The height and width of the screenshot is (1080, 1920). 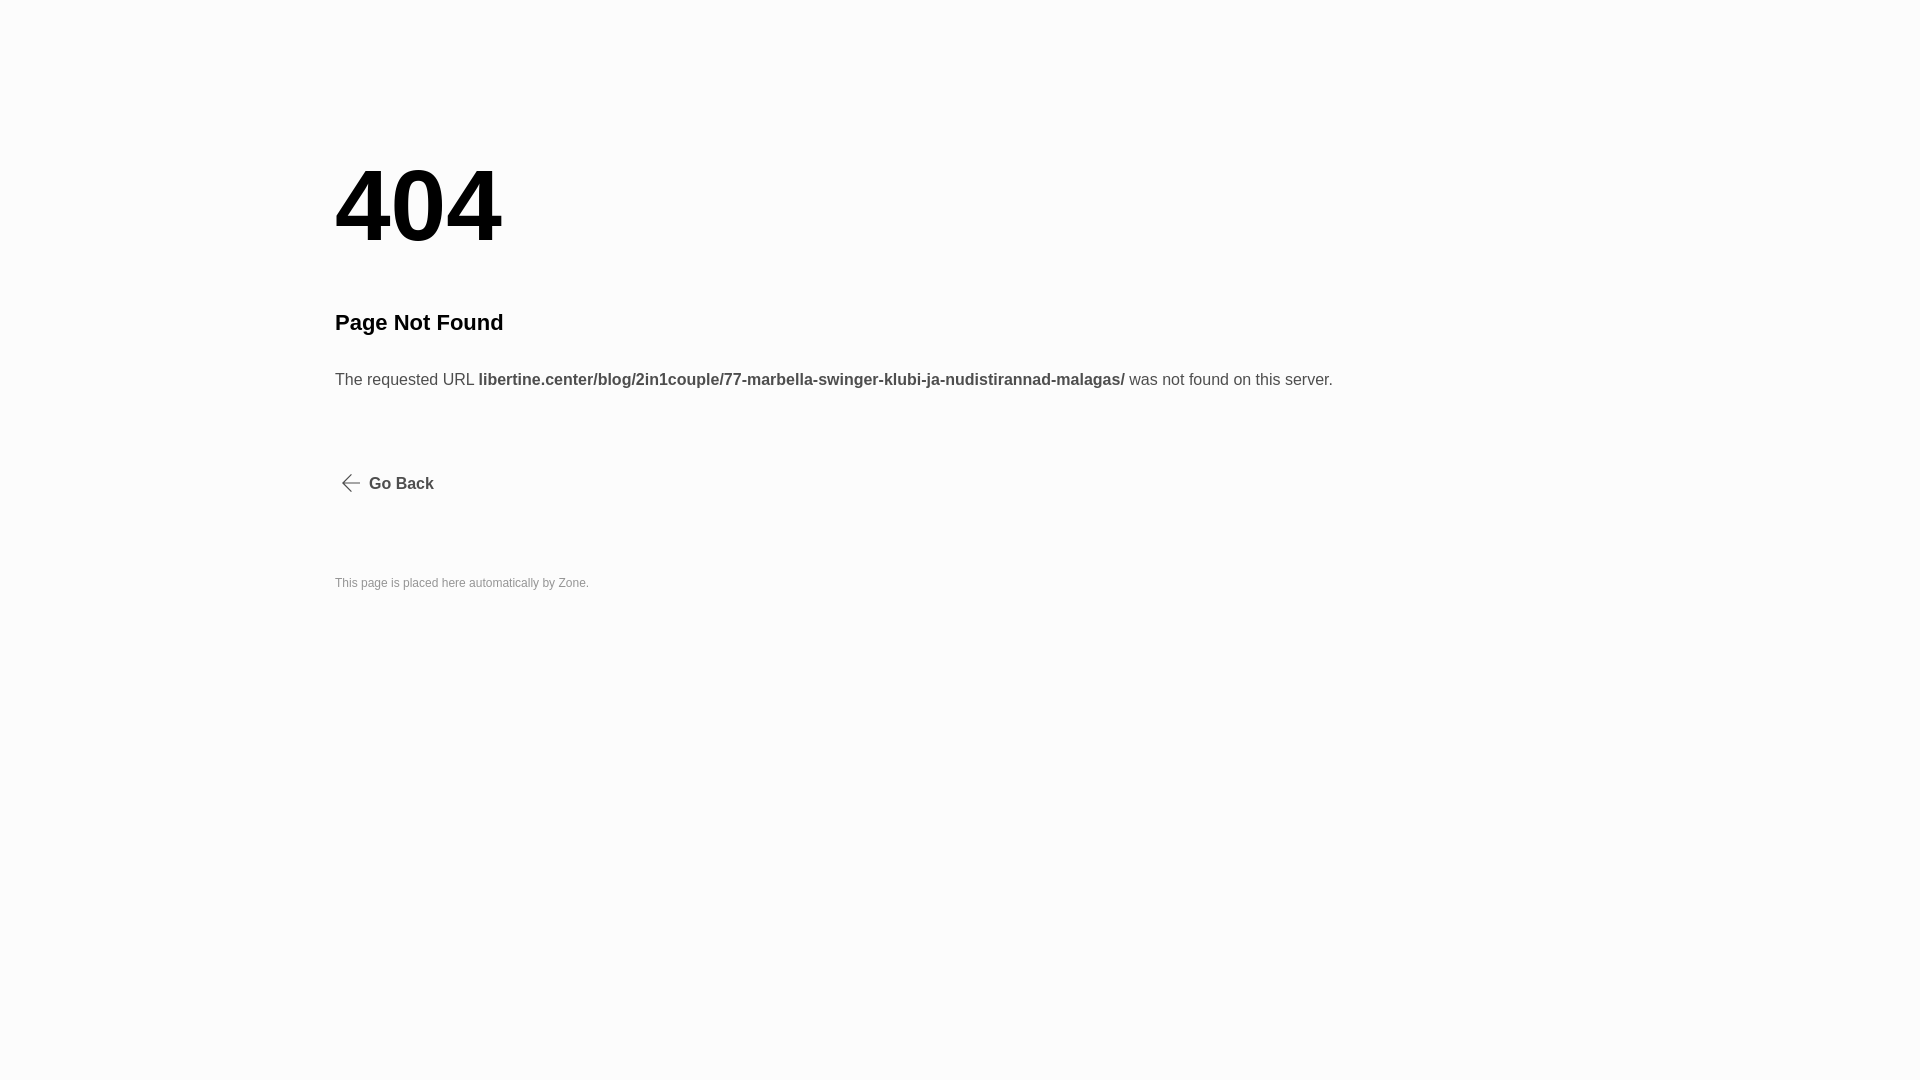 I want to click on 'Go Back', so click(x=387, y=483).